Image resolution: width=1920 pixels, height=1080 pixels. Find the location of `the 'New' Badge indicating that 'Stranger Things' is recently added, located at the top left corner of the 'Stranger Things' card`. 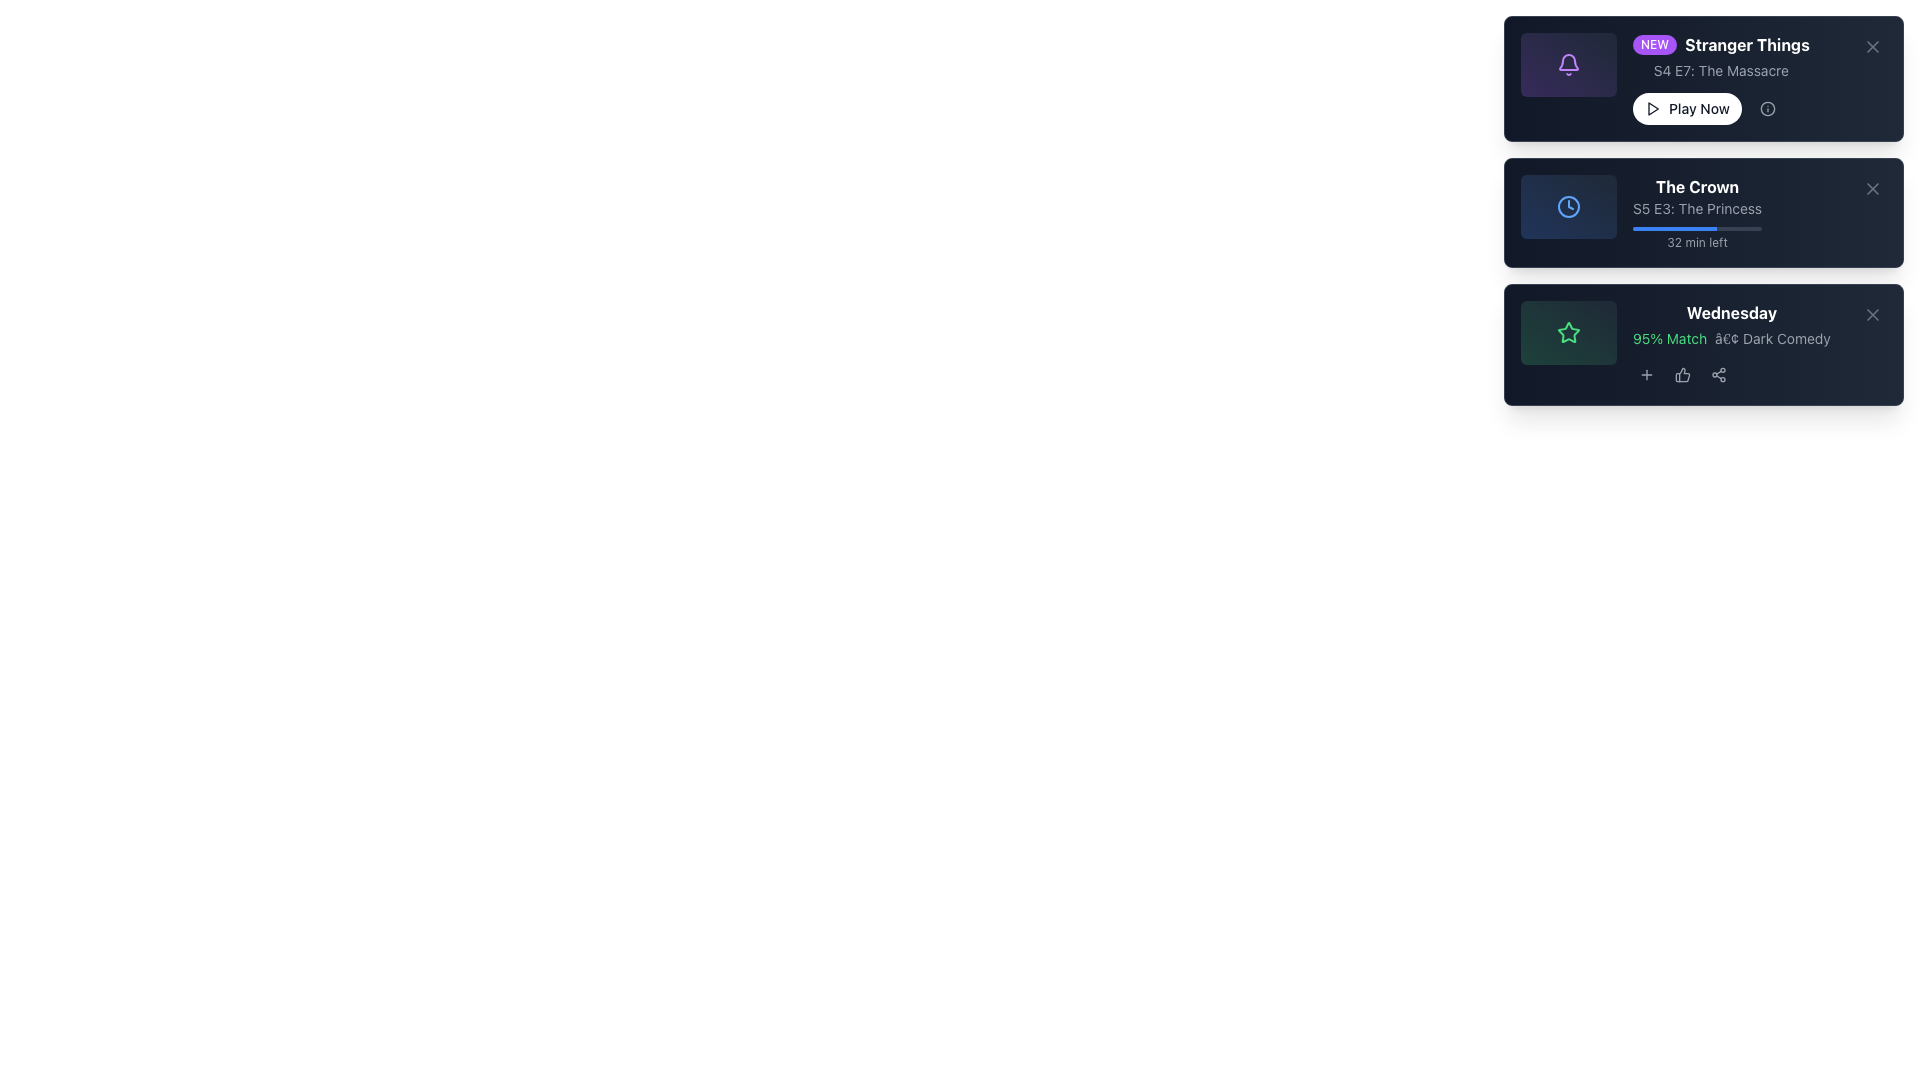

the 'New' Badge indicating that 'Stranger Things' is recently added, located at the top left corner of the 'Stranger Things' card is located at coordinates (1655, 45).